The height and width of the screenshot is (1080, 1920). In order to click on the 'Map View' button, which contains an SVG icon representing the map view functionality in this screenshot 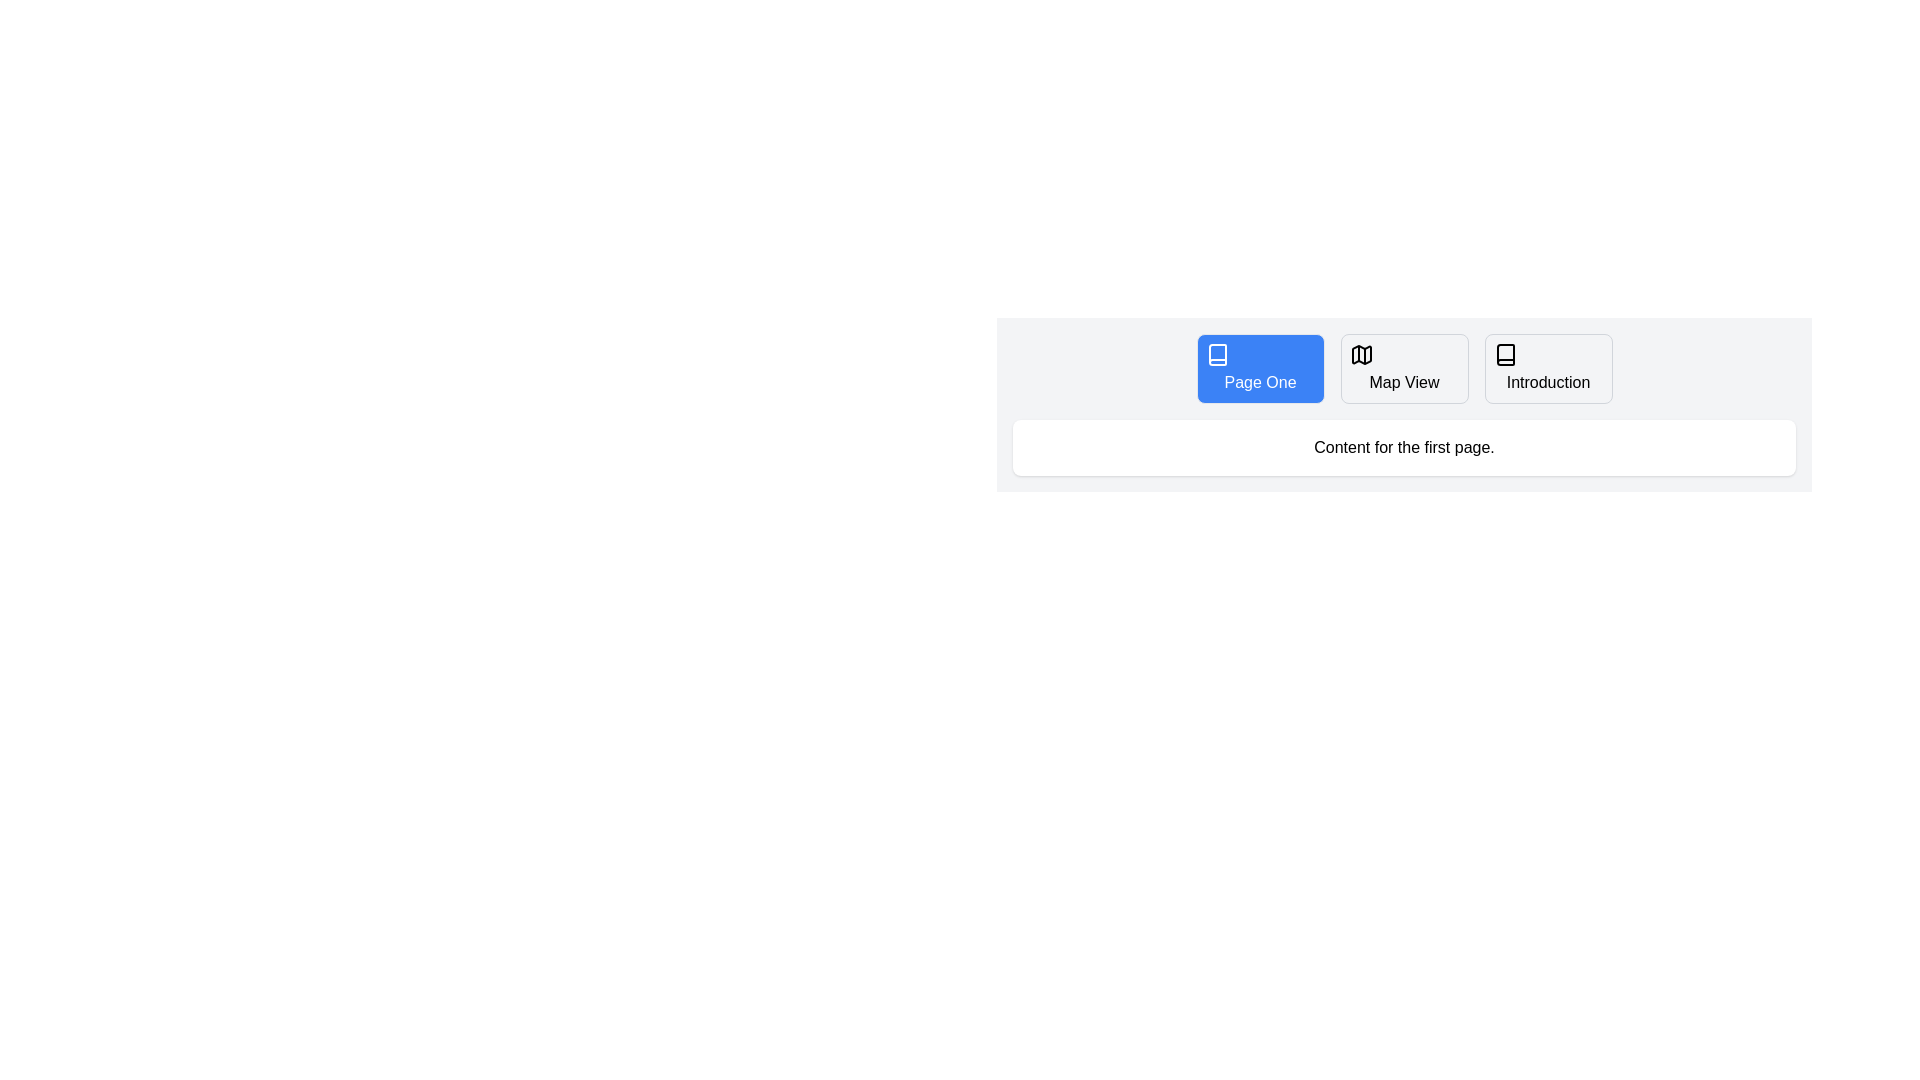, I will do `click(1360, 353)`.